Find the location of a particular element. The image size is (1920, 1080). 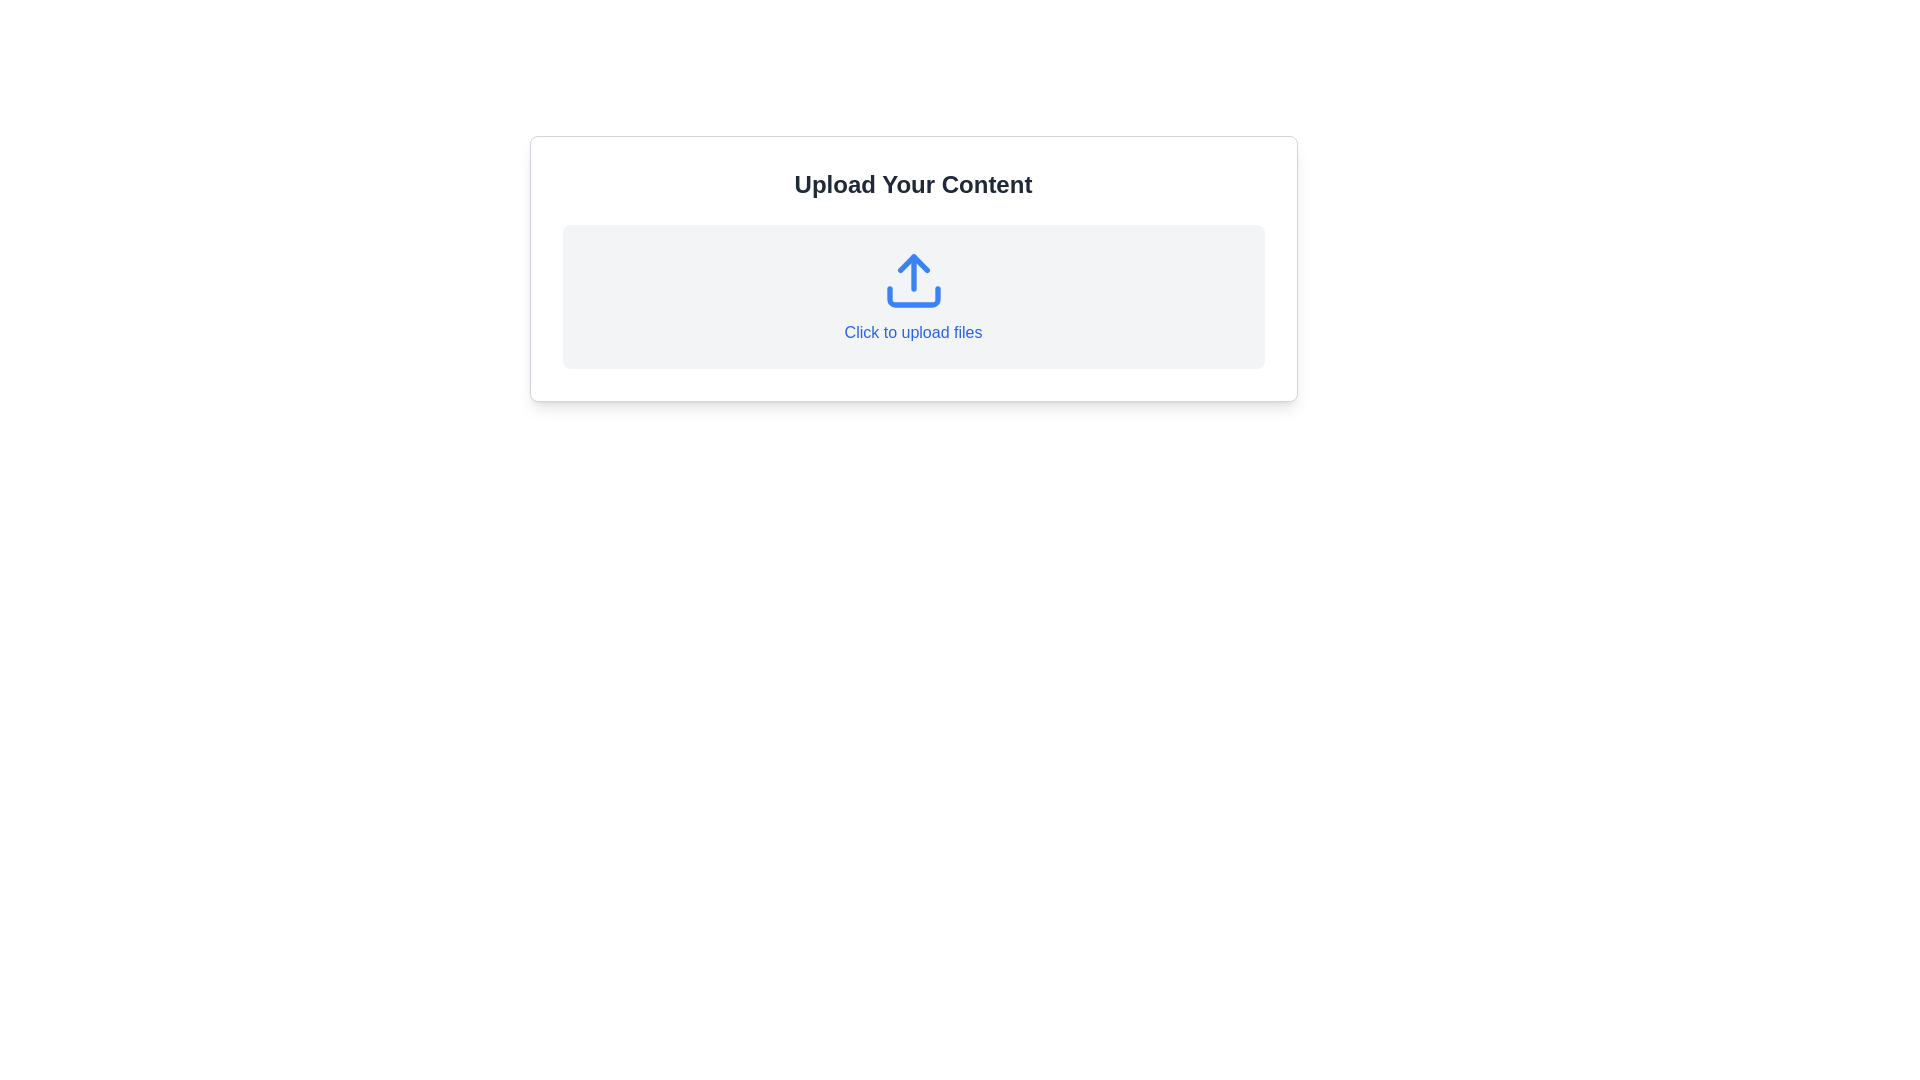

the clickable upload area that reads 'Click to upload files' with an upward arrow icon to provide visual feedback is located at coordinates (912, 297).